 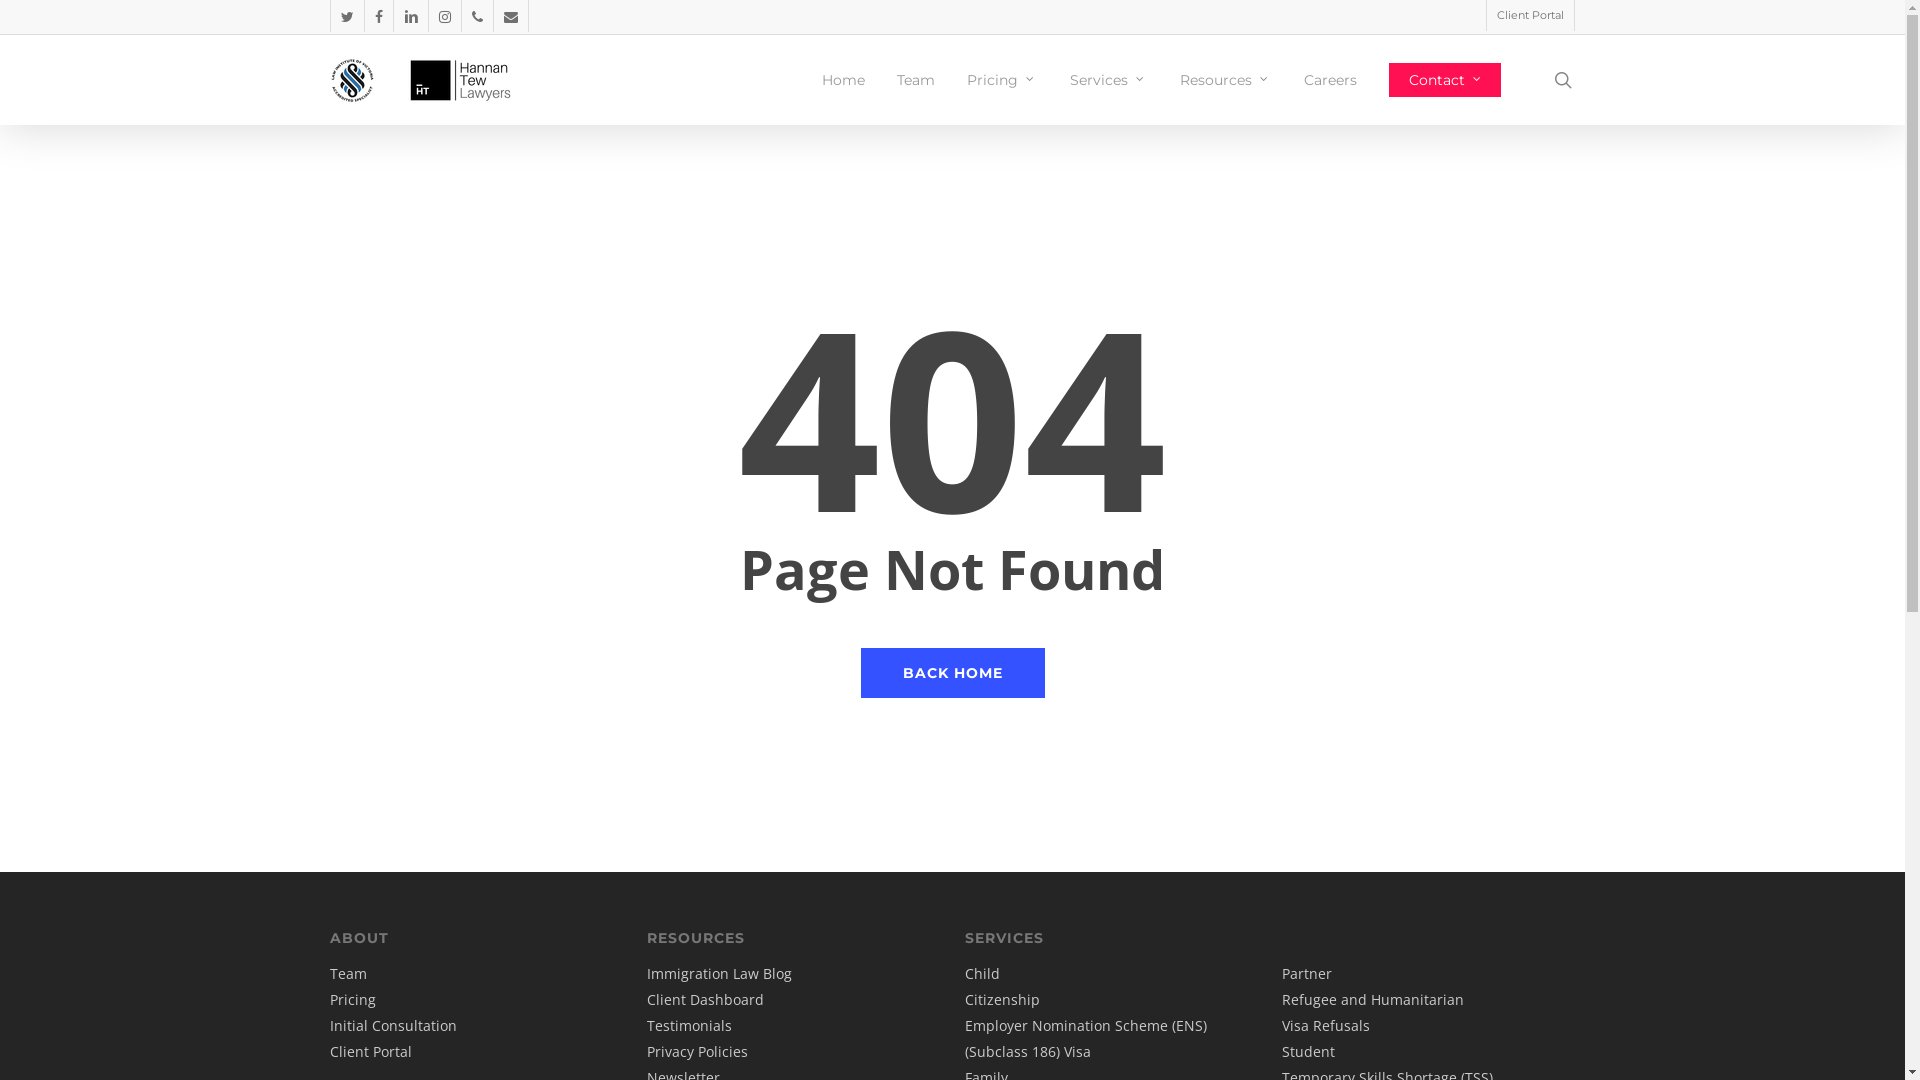 What do you see at coordinates (1325, 1025) in the screenshot?
I see `'Visa Refusals'` at bounding box center [1325, 1025].